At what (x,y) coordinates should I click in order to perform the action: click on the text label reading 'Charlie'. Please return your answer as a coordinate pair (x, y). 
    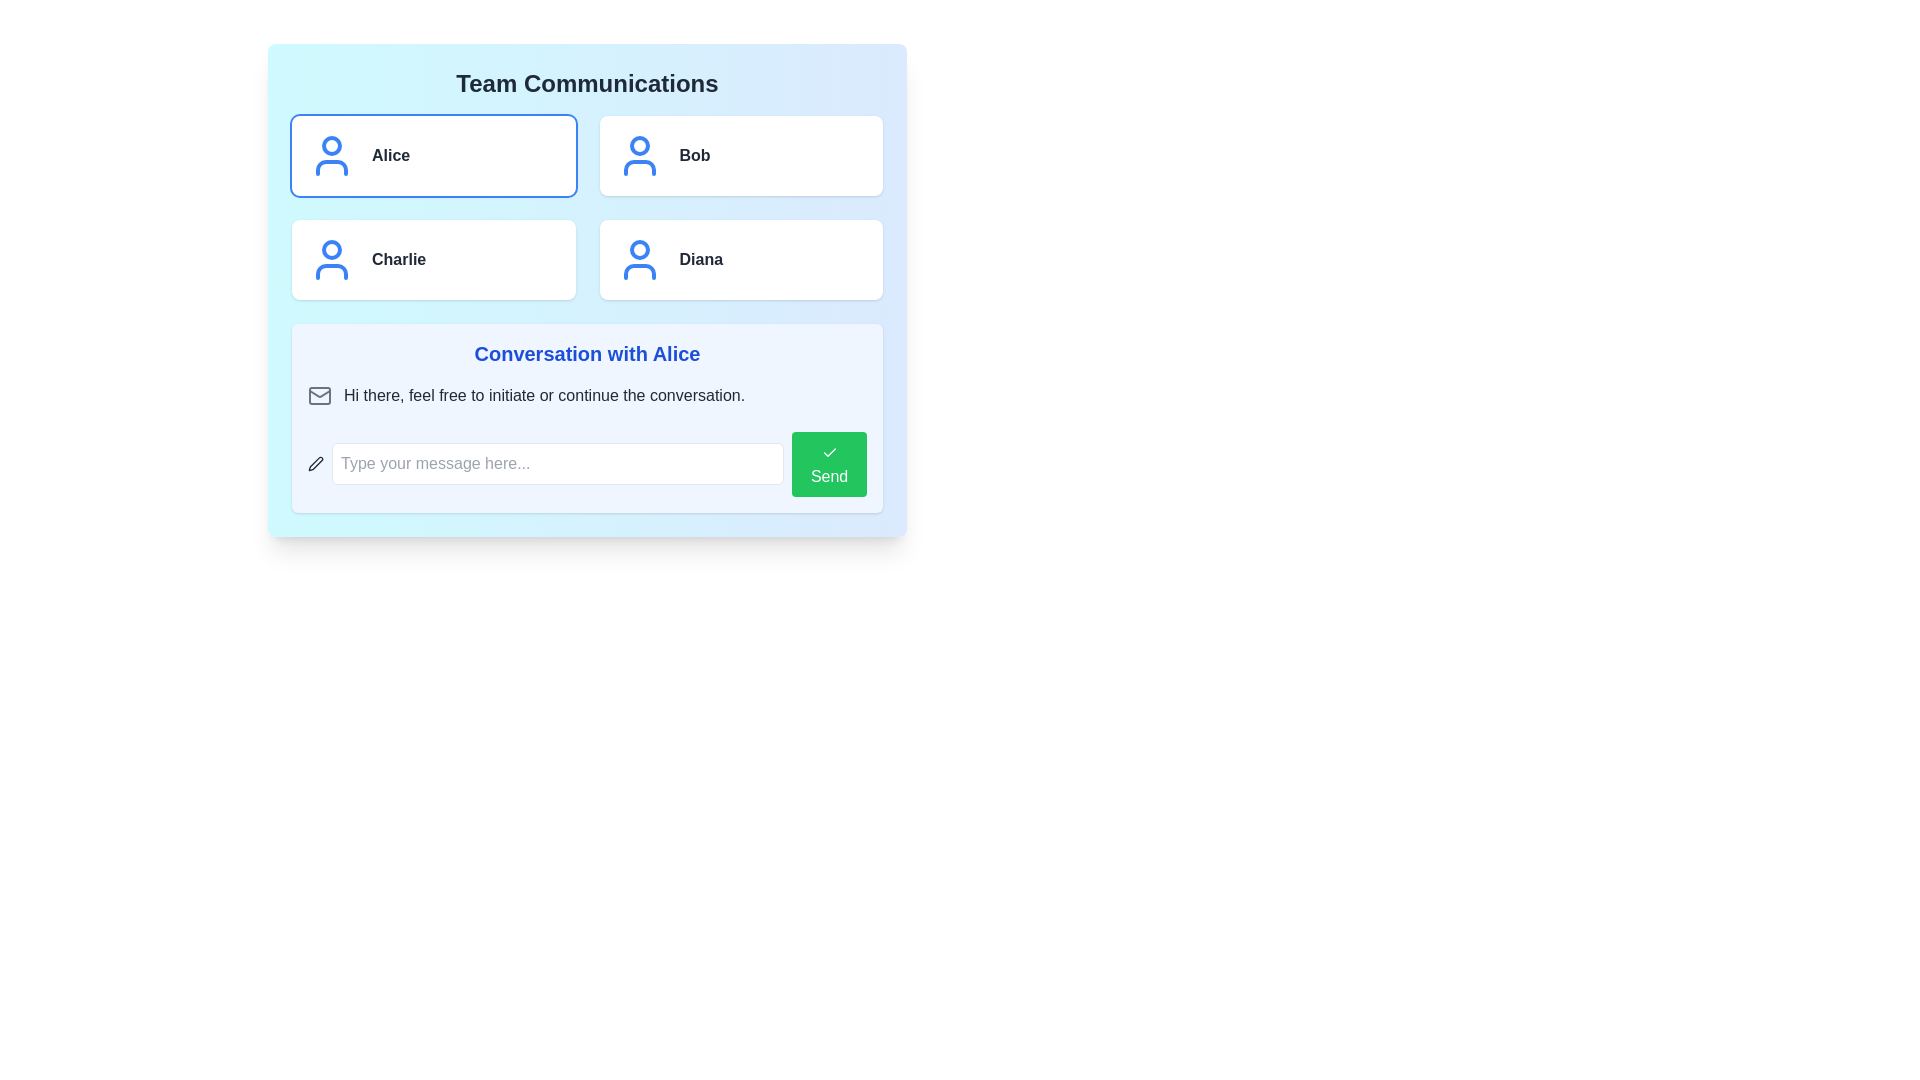
    Looking at the image, I should click on (399, 258).